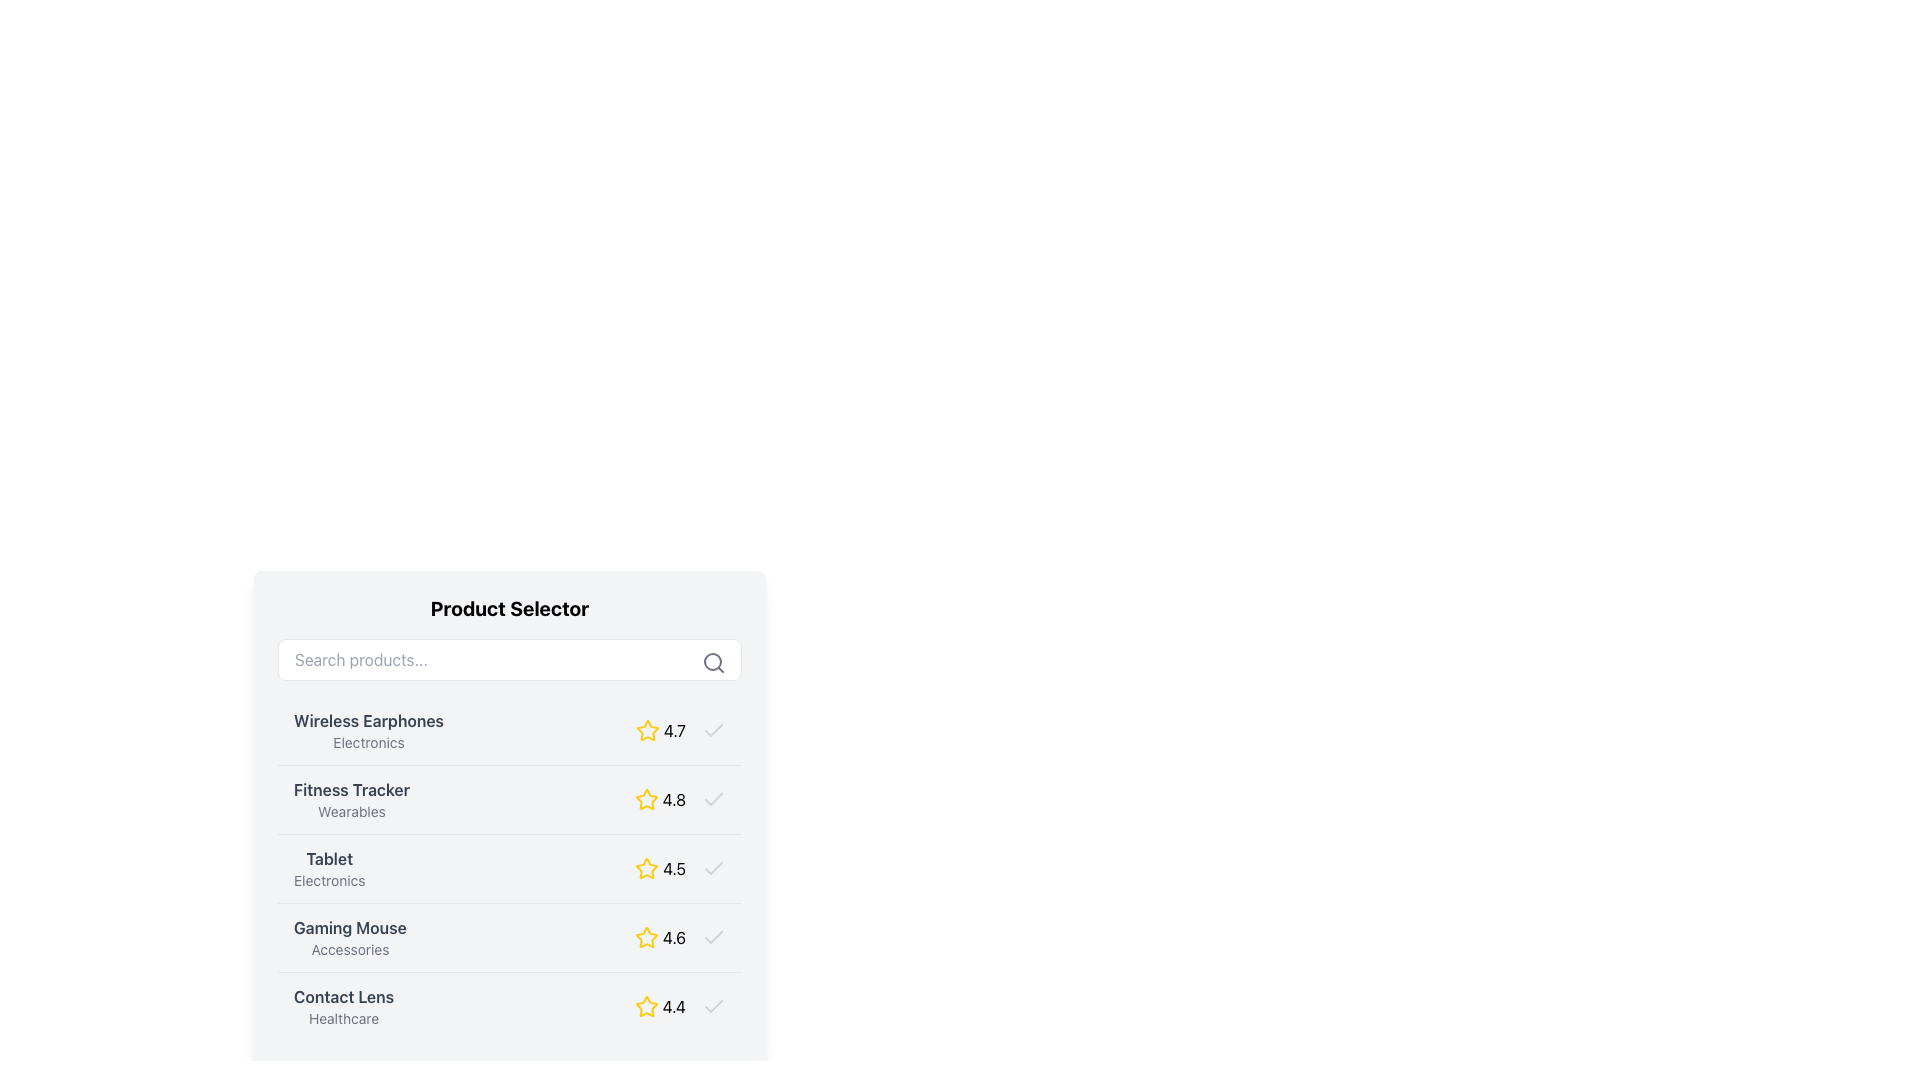 This screenshot has height=1080, width=1920. I want to click on the static text display showing the numeric value '4.7', which is located in the first row of the 'Wireless Earphones' product section, next to a yellow star icon, so click(674, 731).